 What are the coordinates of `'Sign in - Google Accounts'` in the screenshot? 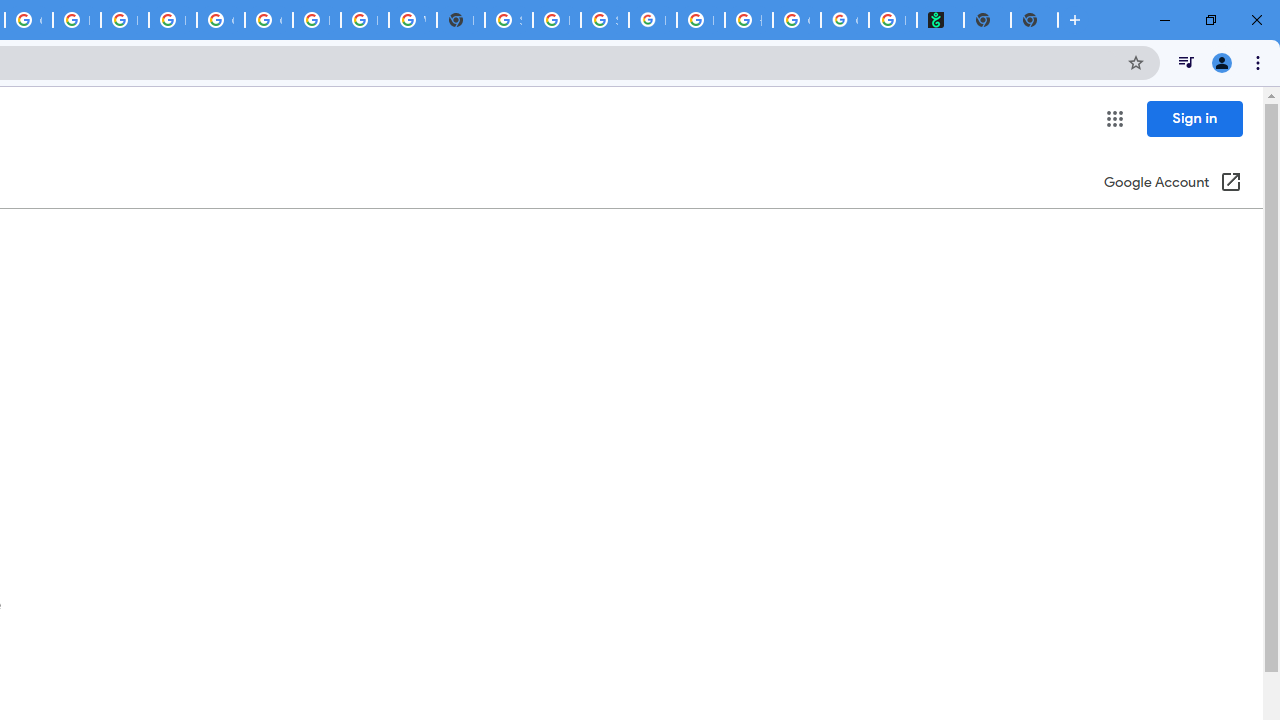 It's located at (508, 20).